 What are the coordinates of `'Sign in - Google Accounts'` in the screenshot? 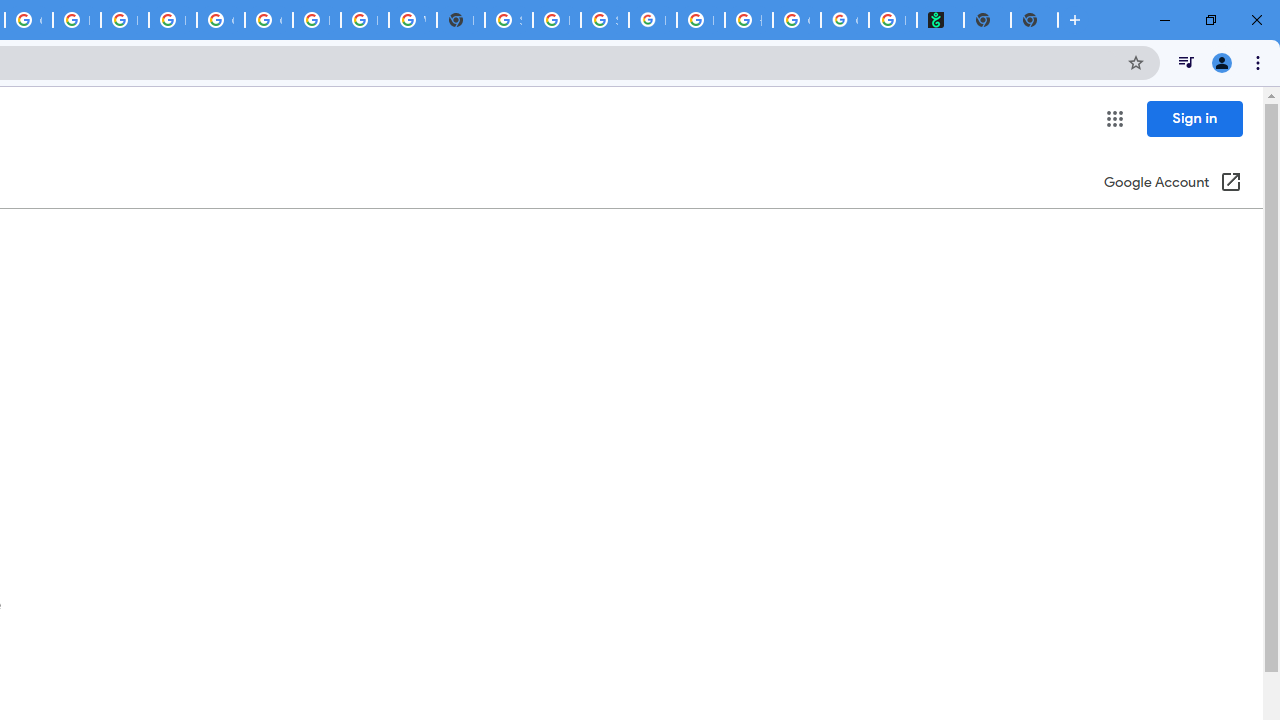 It's located at (508, 20).